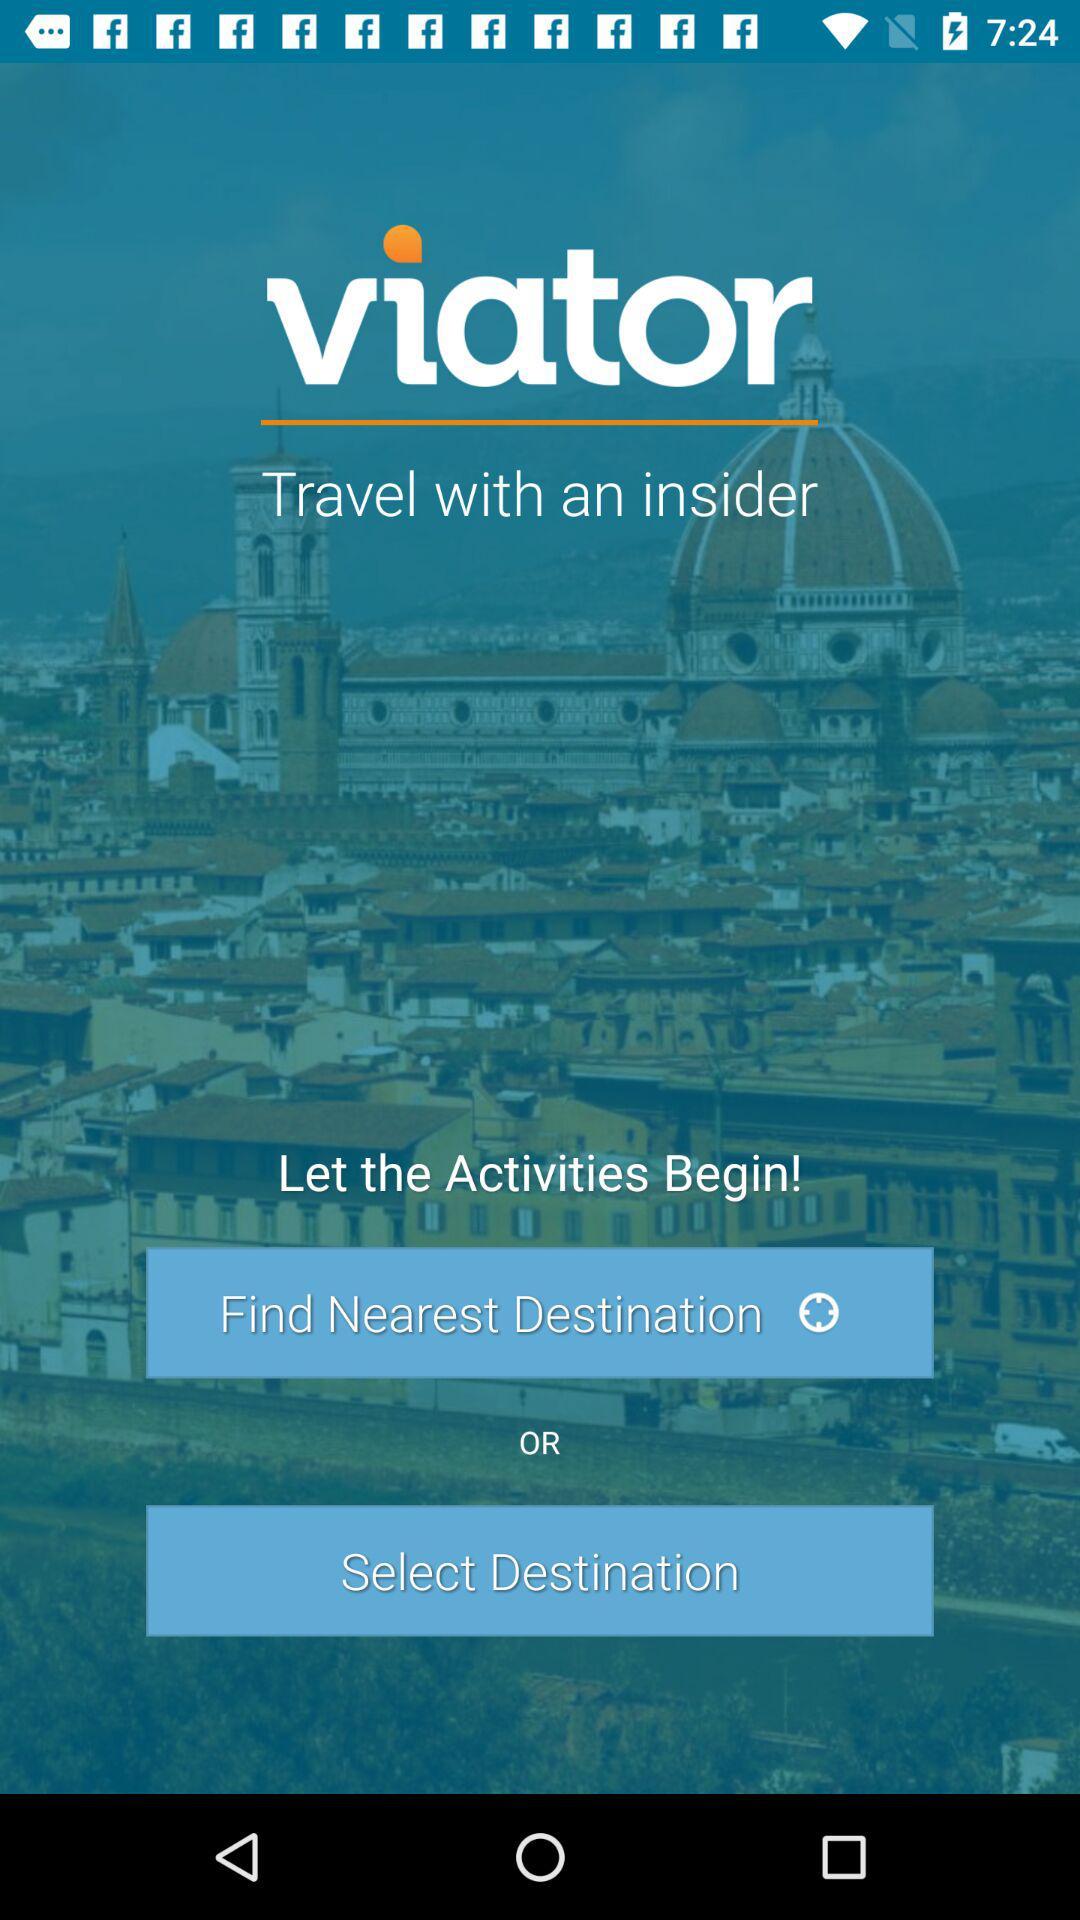 The height and width of the screenshot is (1920, 1080). What do you see at coordinates (540, 1569) in the screenshot?
I see `select destination item` at bounding box center [540, 1569].